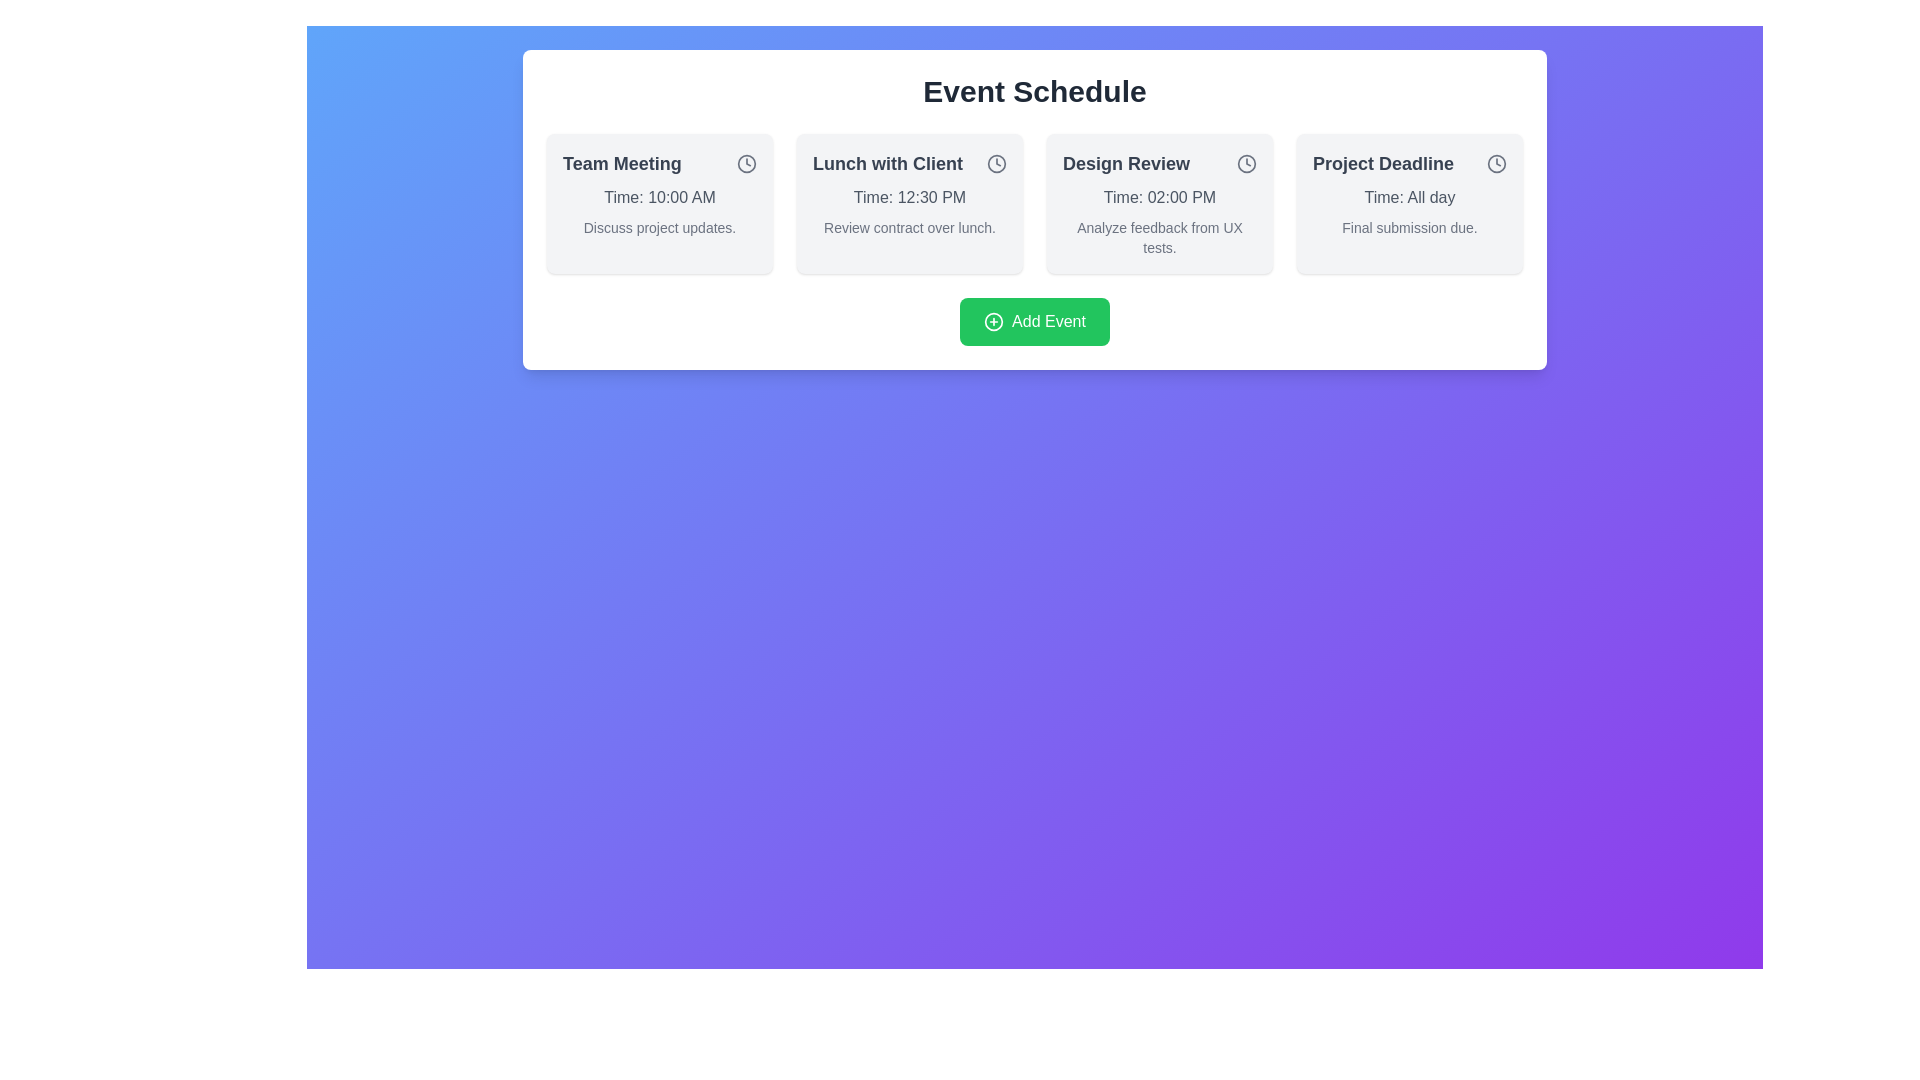 The width and height of the screenshot is (1920, 1080). I want to click on the visual card component displaying 'Team Meeting' with a light gray background and a clock icon in the top right, so click(660, 204).